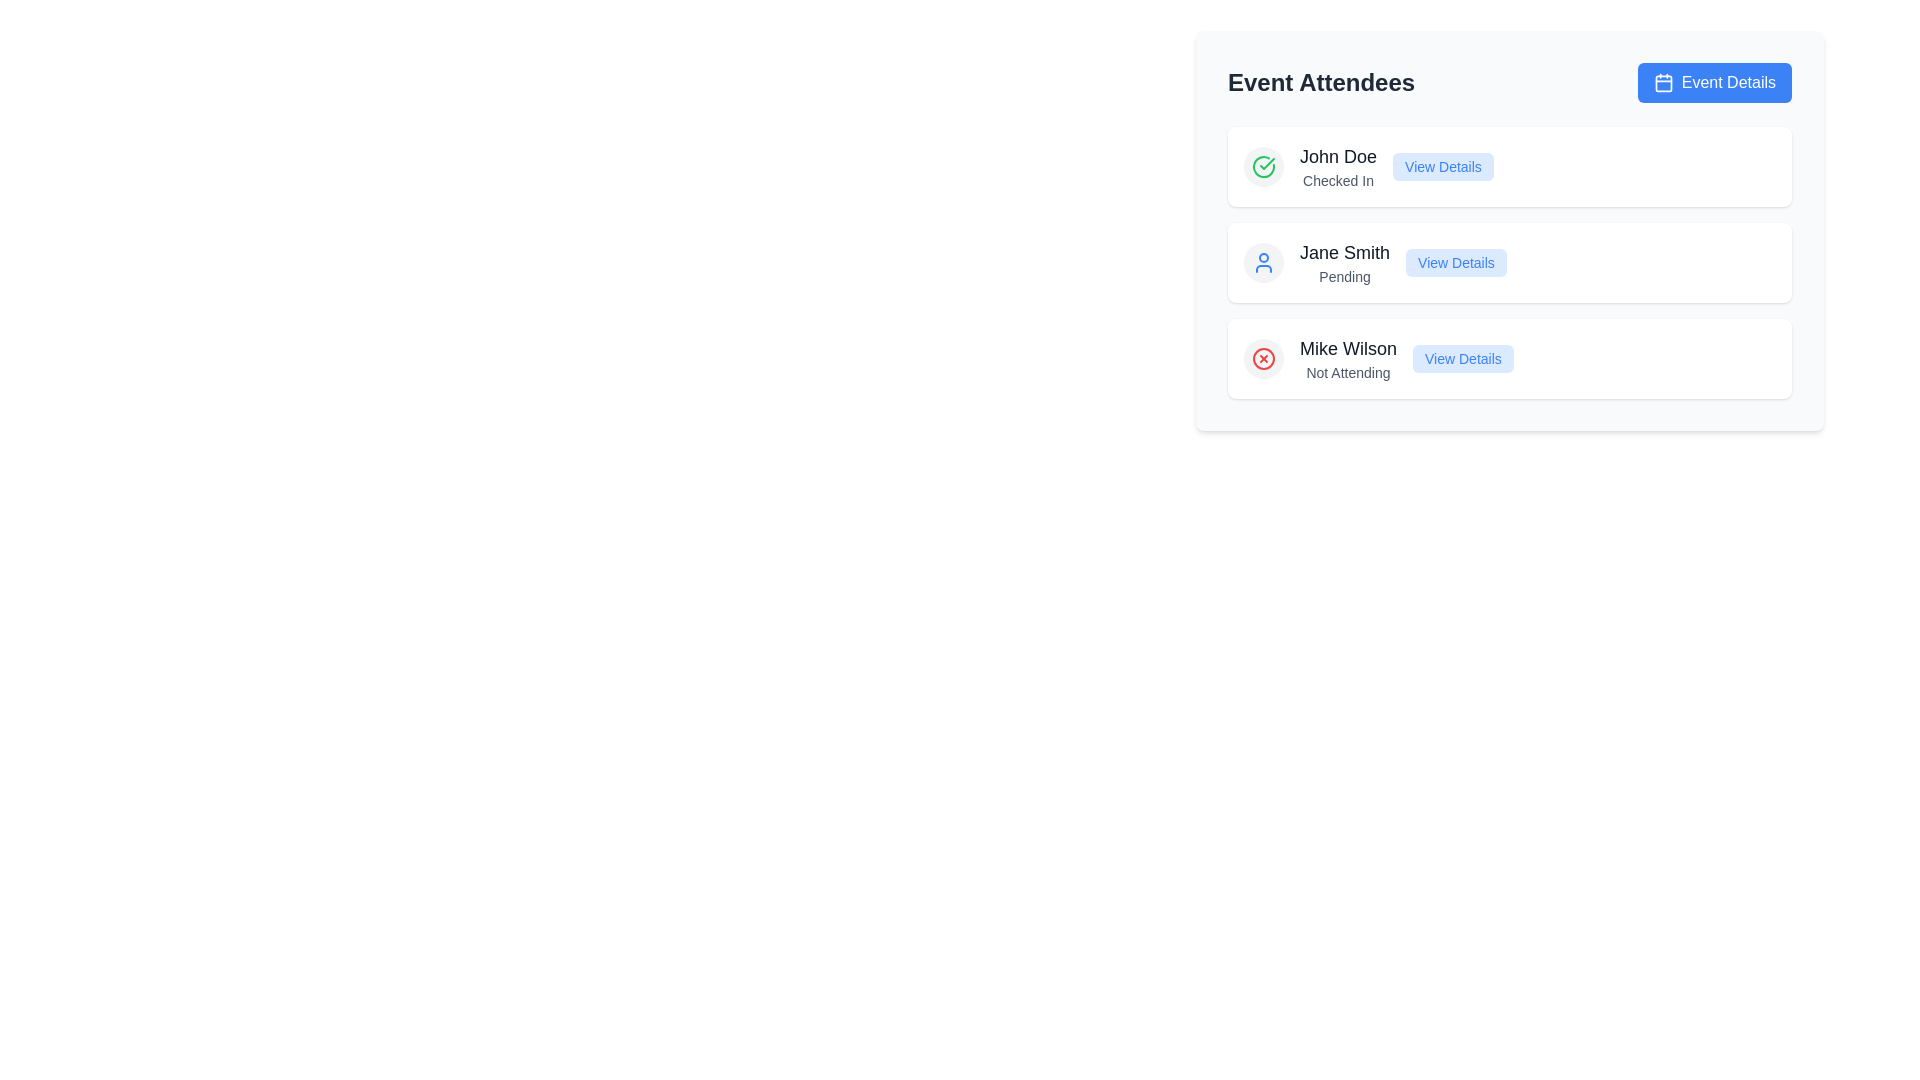 The width and height of the screenshot is (1920, 1080). I want to click on the Text Label element displaying 'Mike Wilson' with 'Not Attending' below it, located in the third row under 'Event Attendees', so click(1348, 357).